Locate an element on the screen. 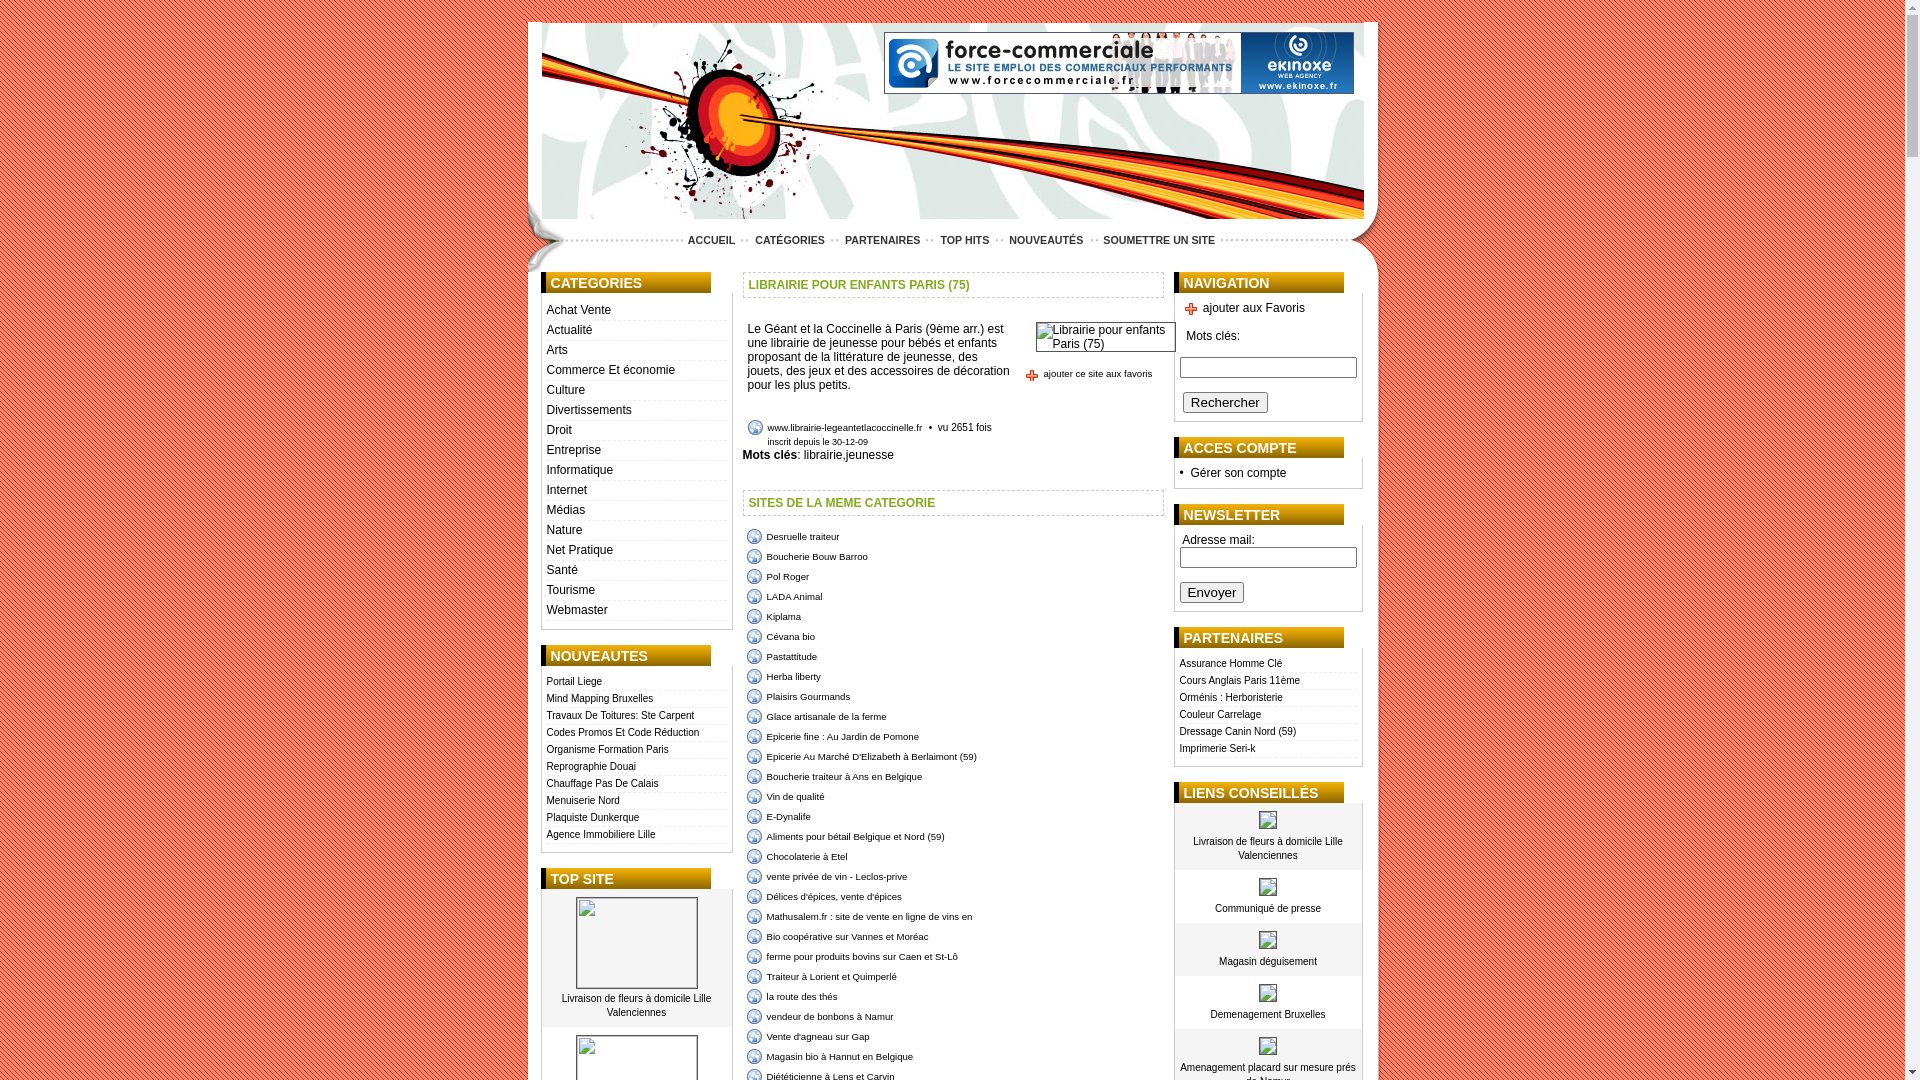  'Herba liberty' is located at coordinates (781, 675).